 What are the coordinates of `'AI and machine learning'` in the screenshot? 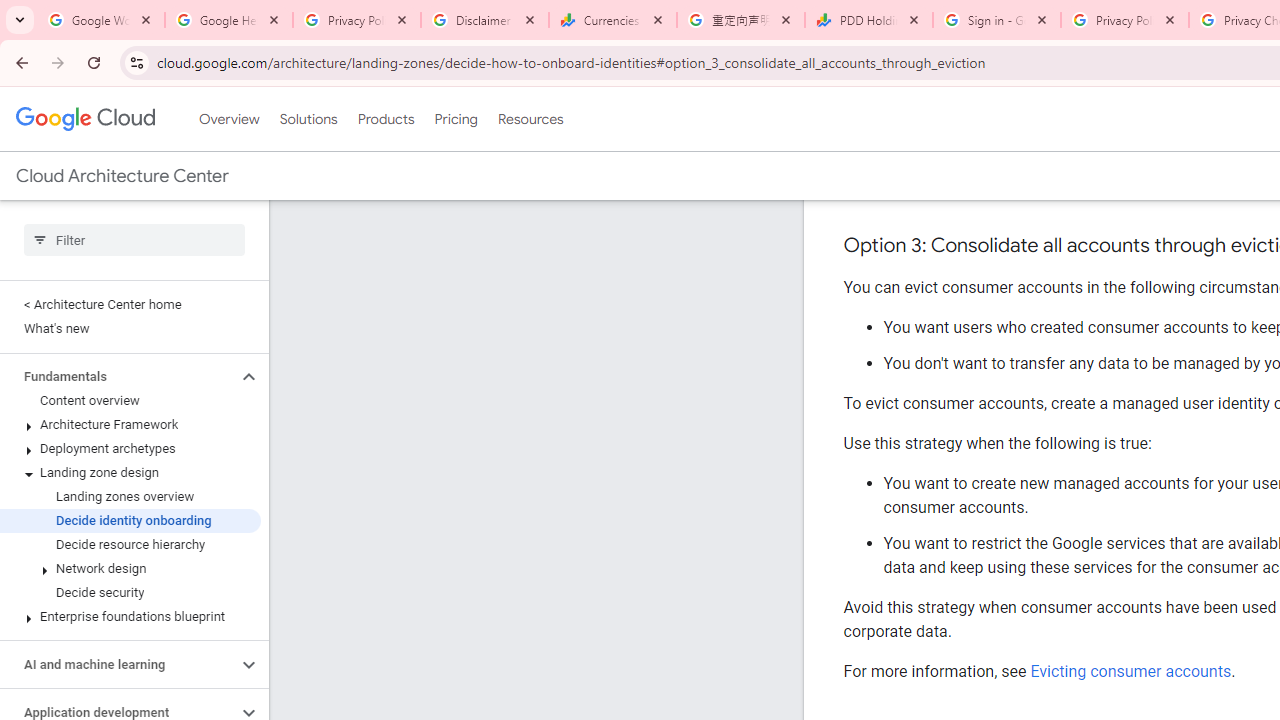 It's located at (117, 664).